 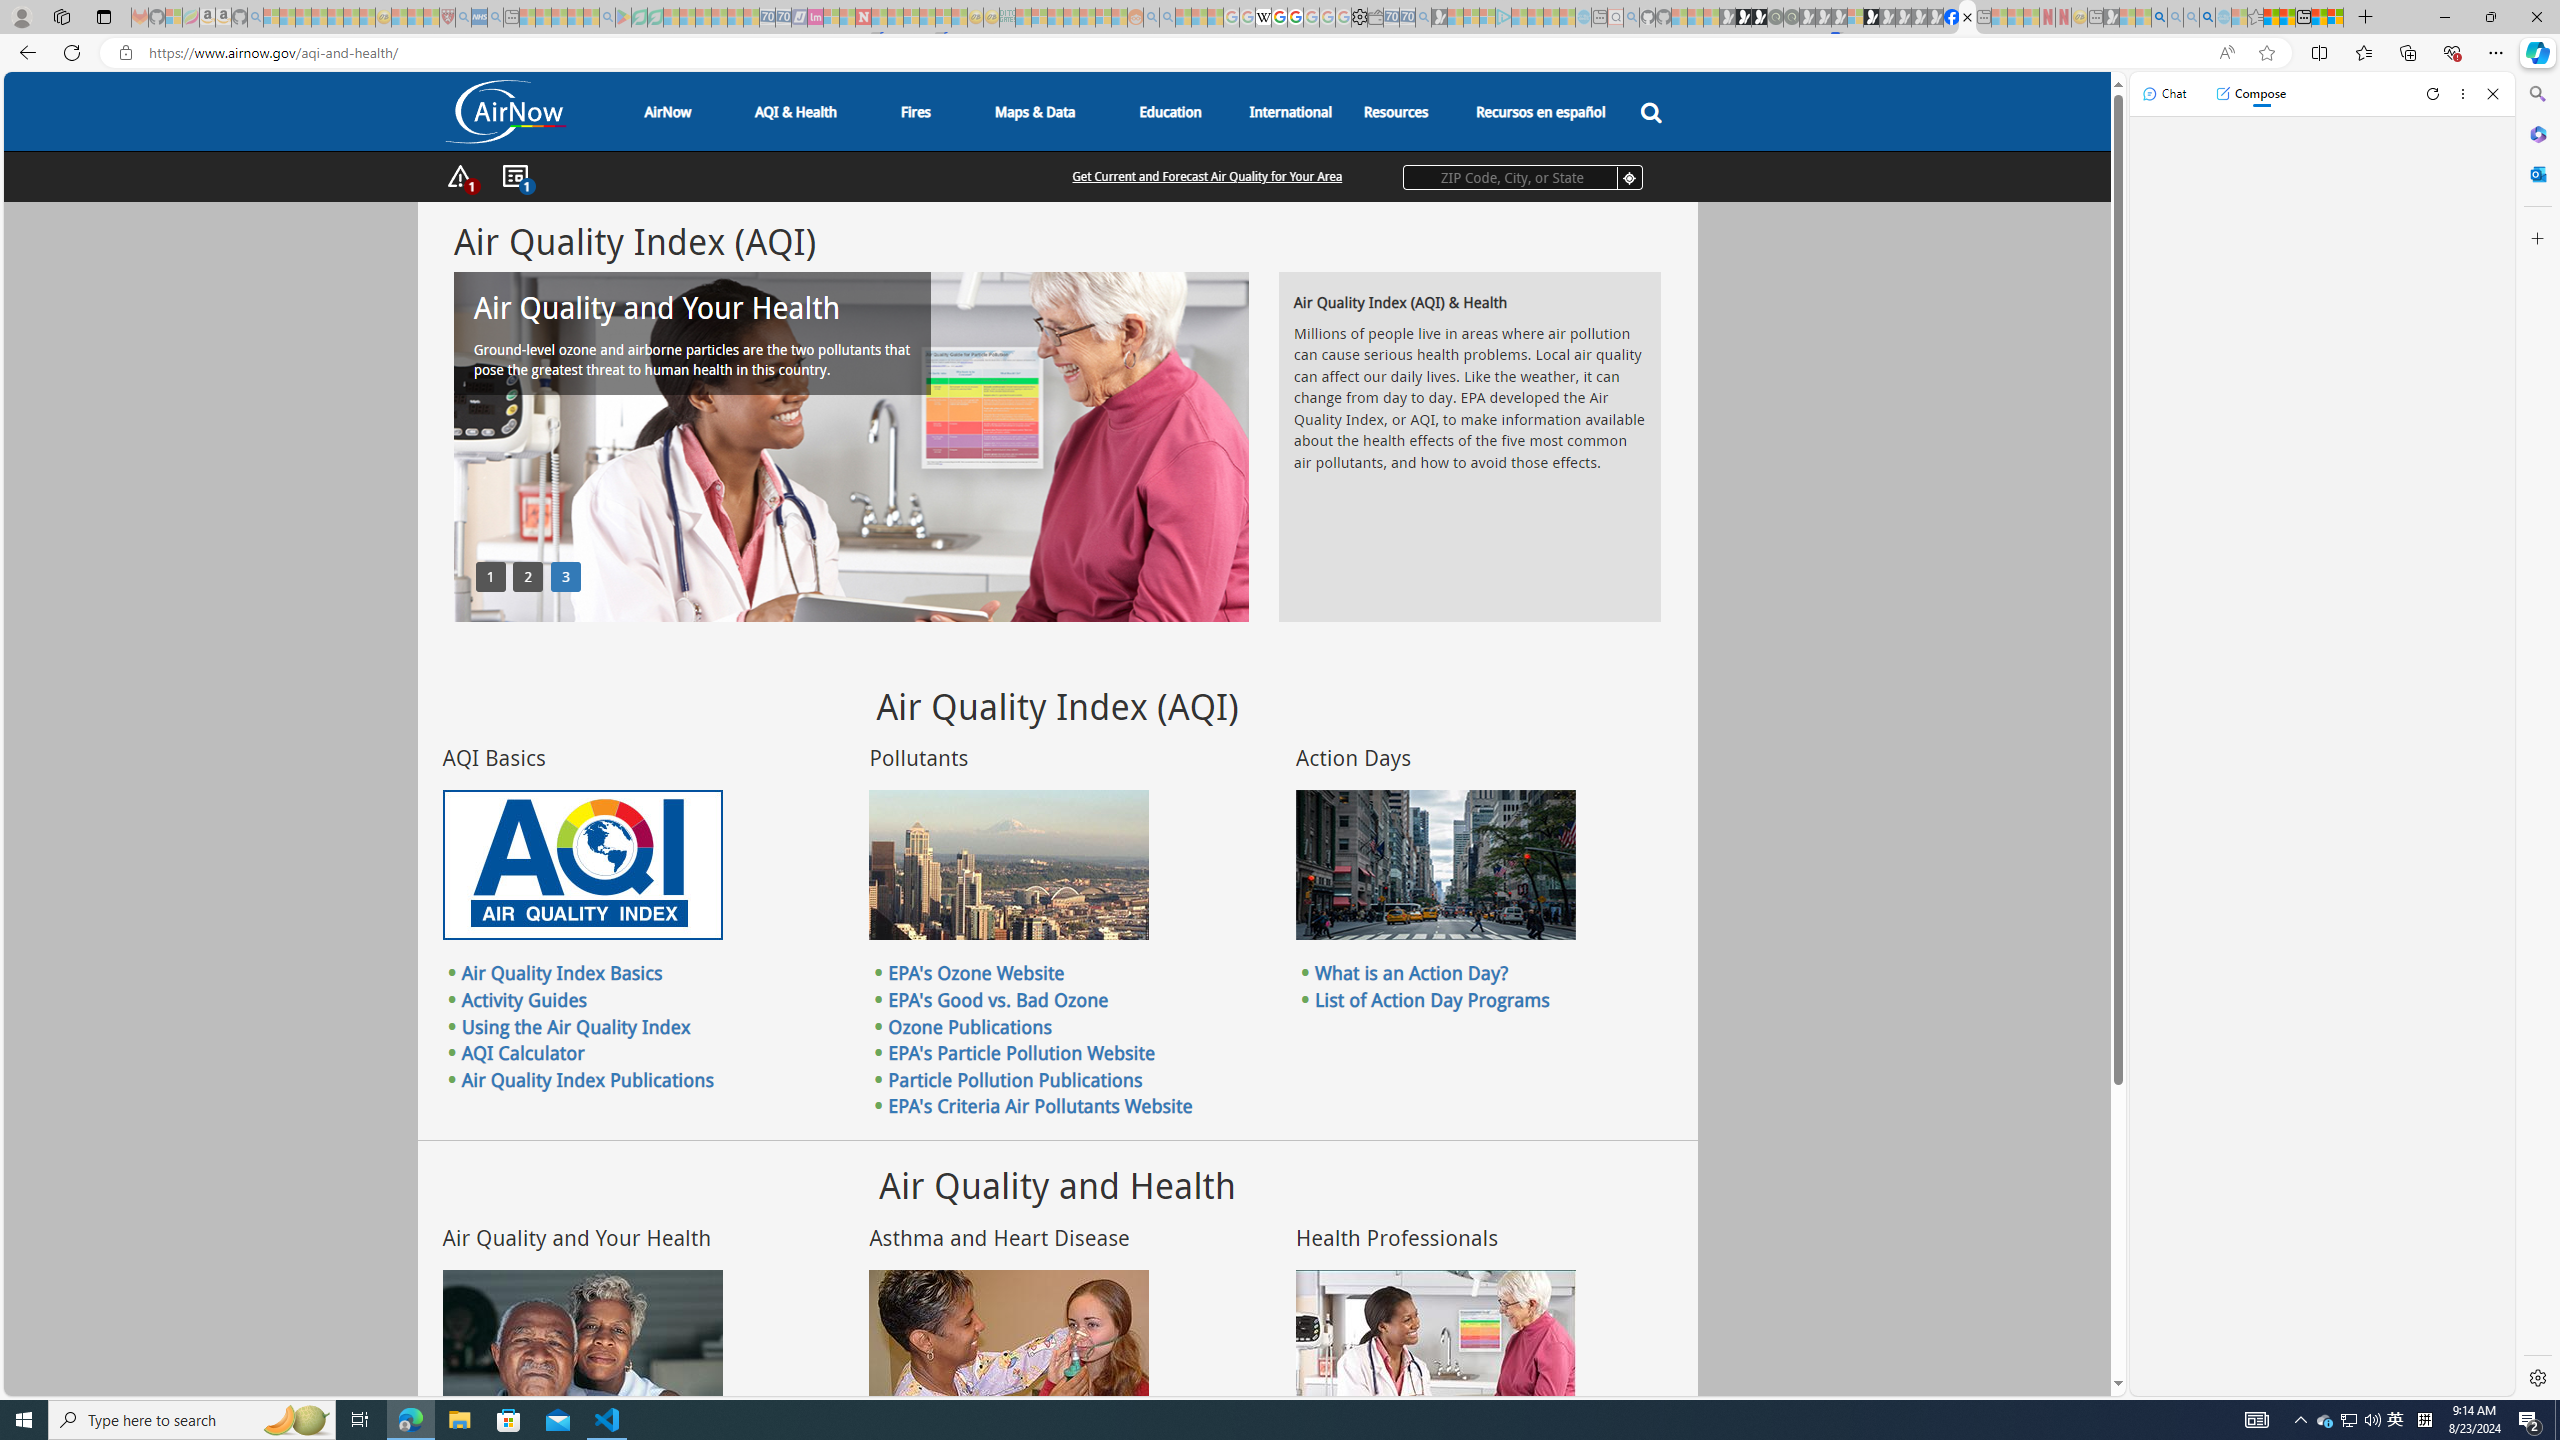 I want to click on 'Microsoft Start Gaming - Sleeping', so click(x=1439, y=16).